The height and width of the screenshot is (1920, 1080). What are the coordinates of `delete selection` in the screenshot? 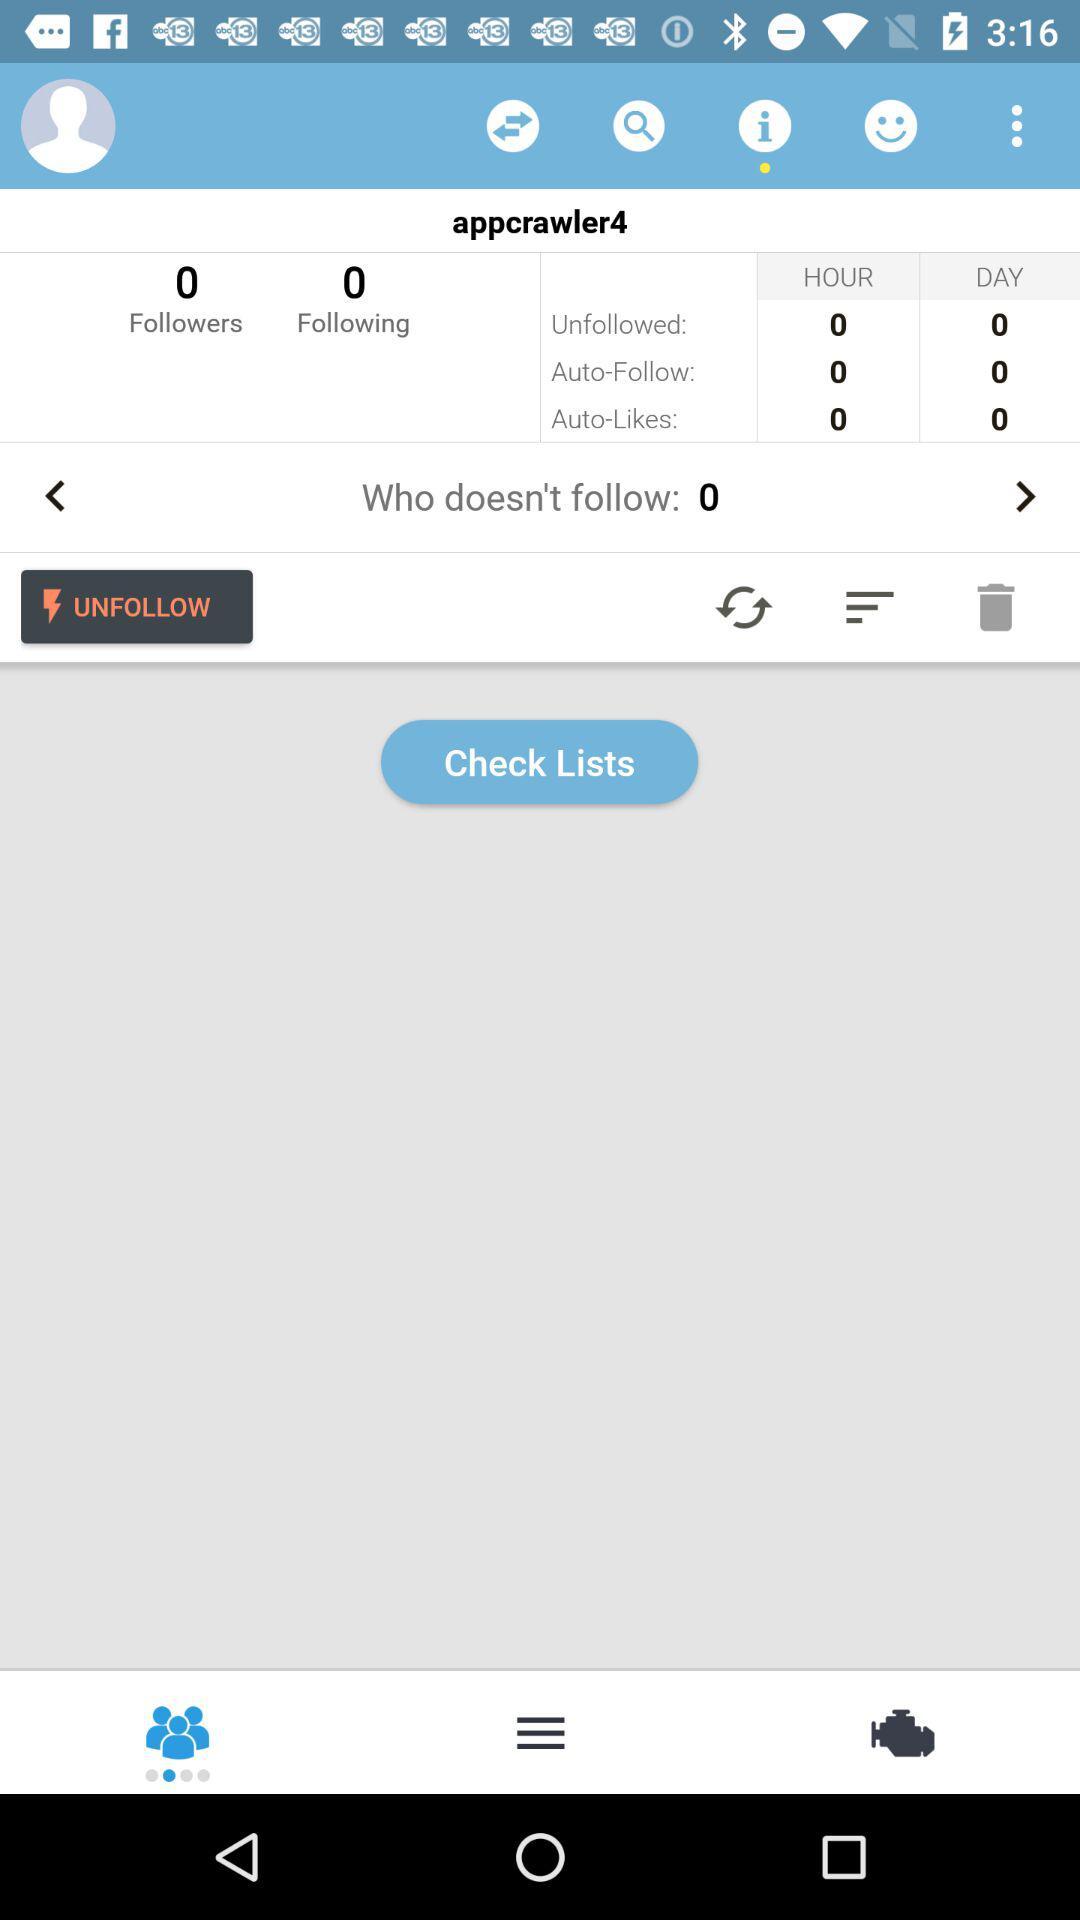 It's located at (995, 606).